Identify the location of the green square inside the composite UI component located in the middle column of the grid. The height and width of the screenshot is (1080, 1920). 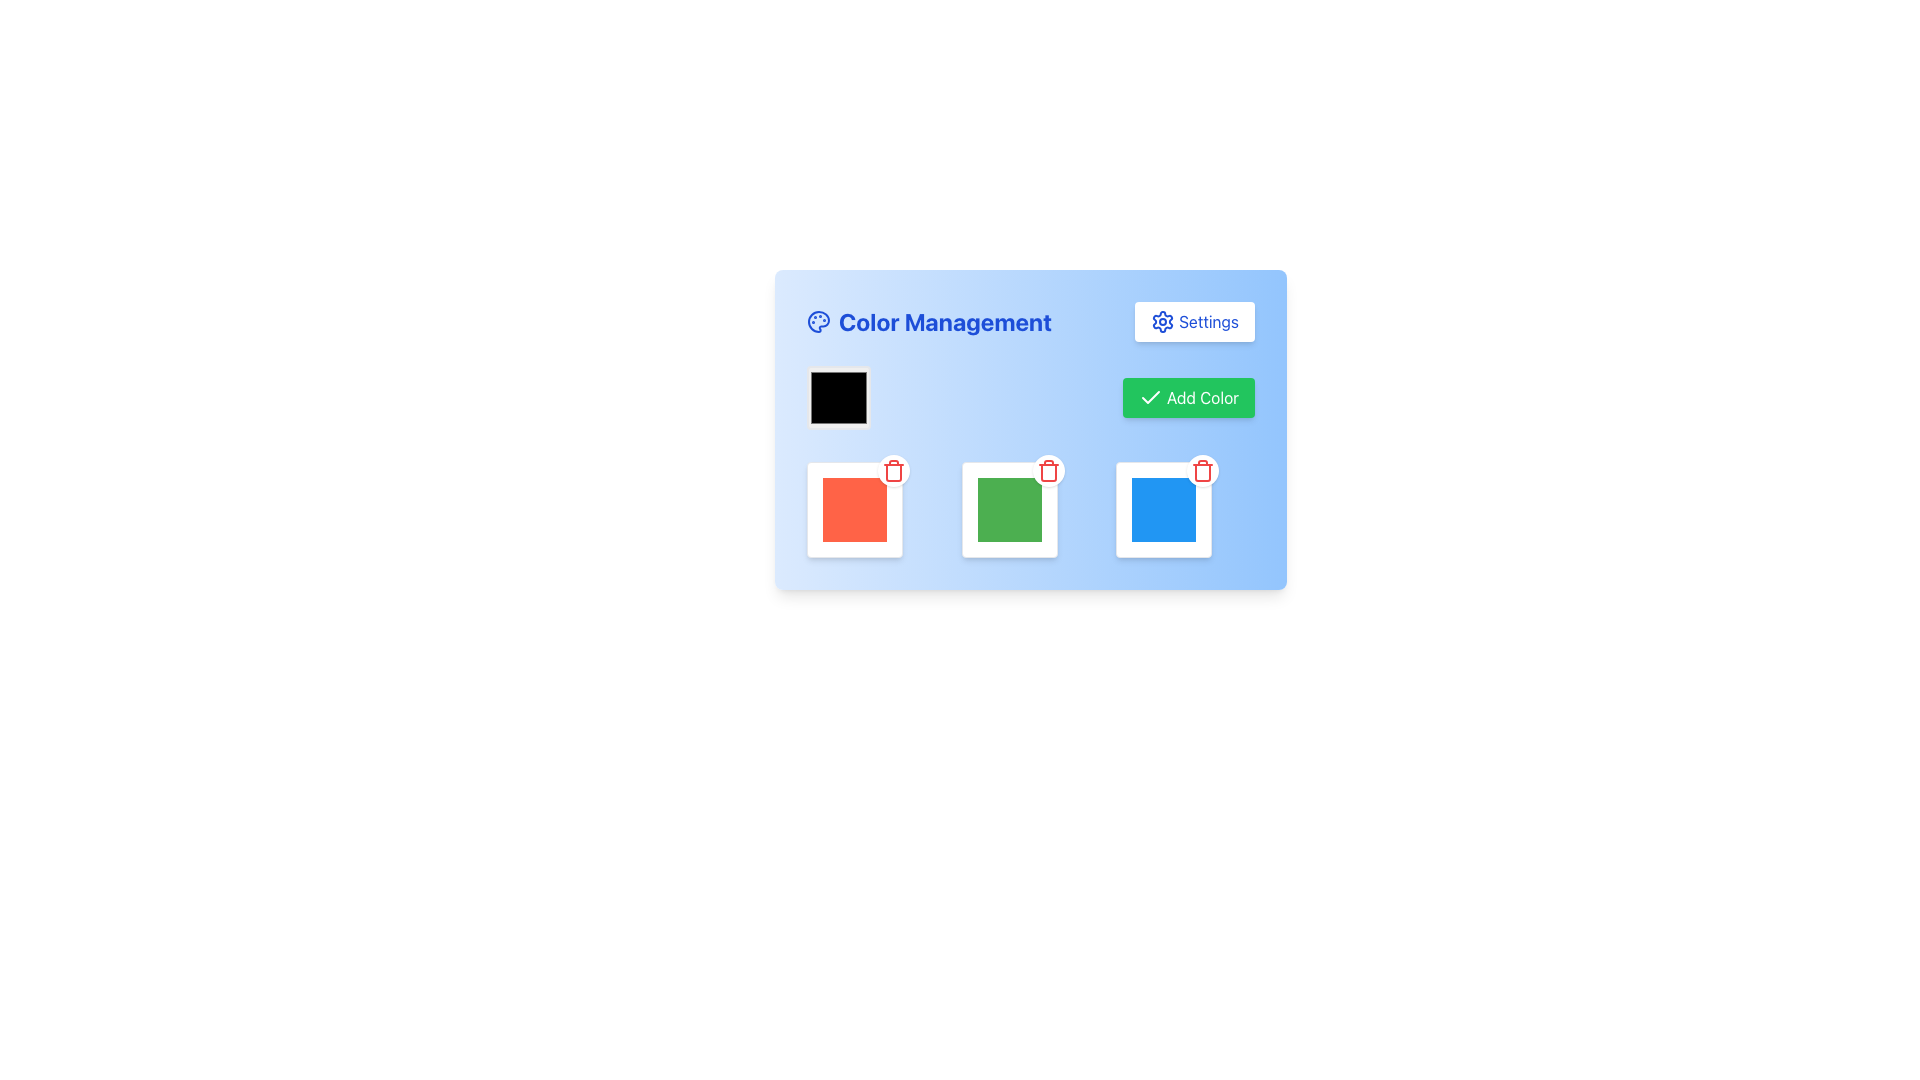
(1009, 508).